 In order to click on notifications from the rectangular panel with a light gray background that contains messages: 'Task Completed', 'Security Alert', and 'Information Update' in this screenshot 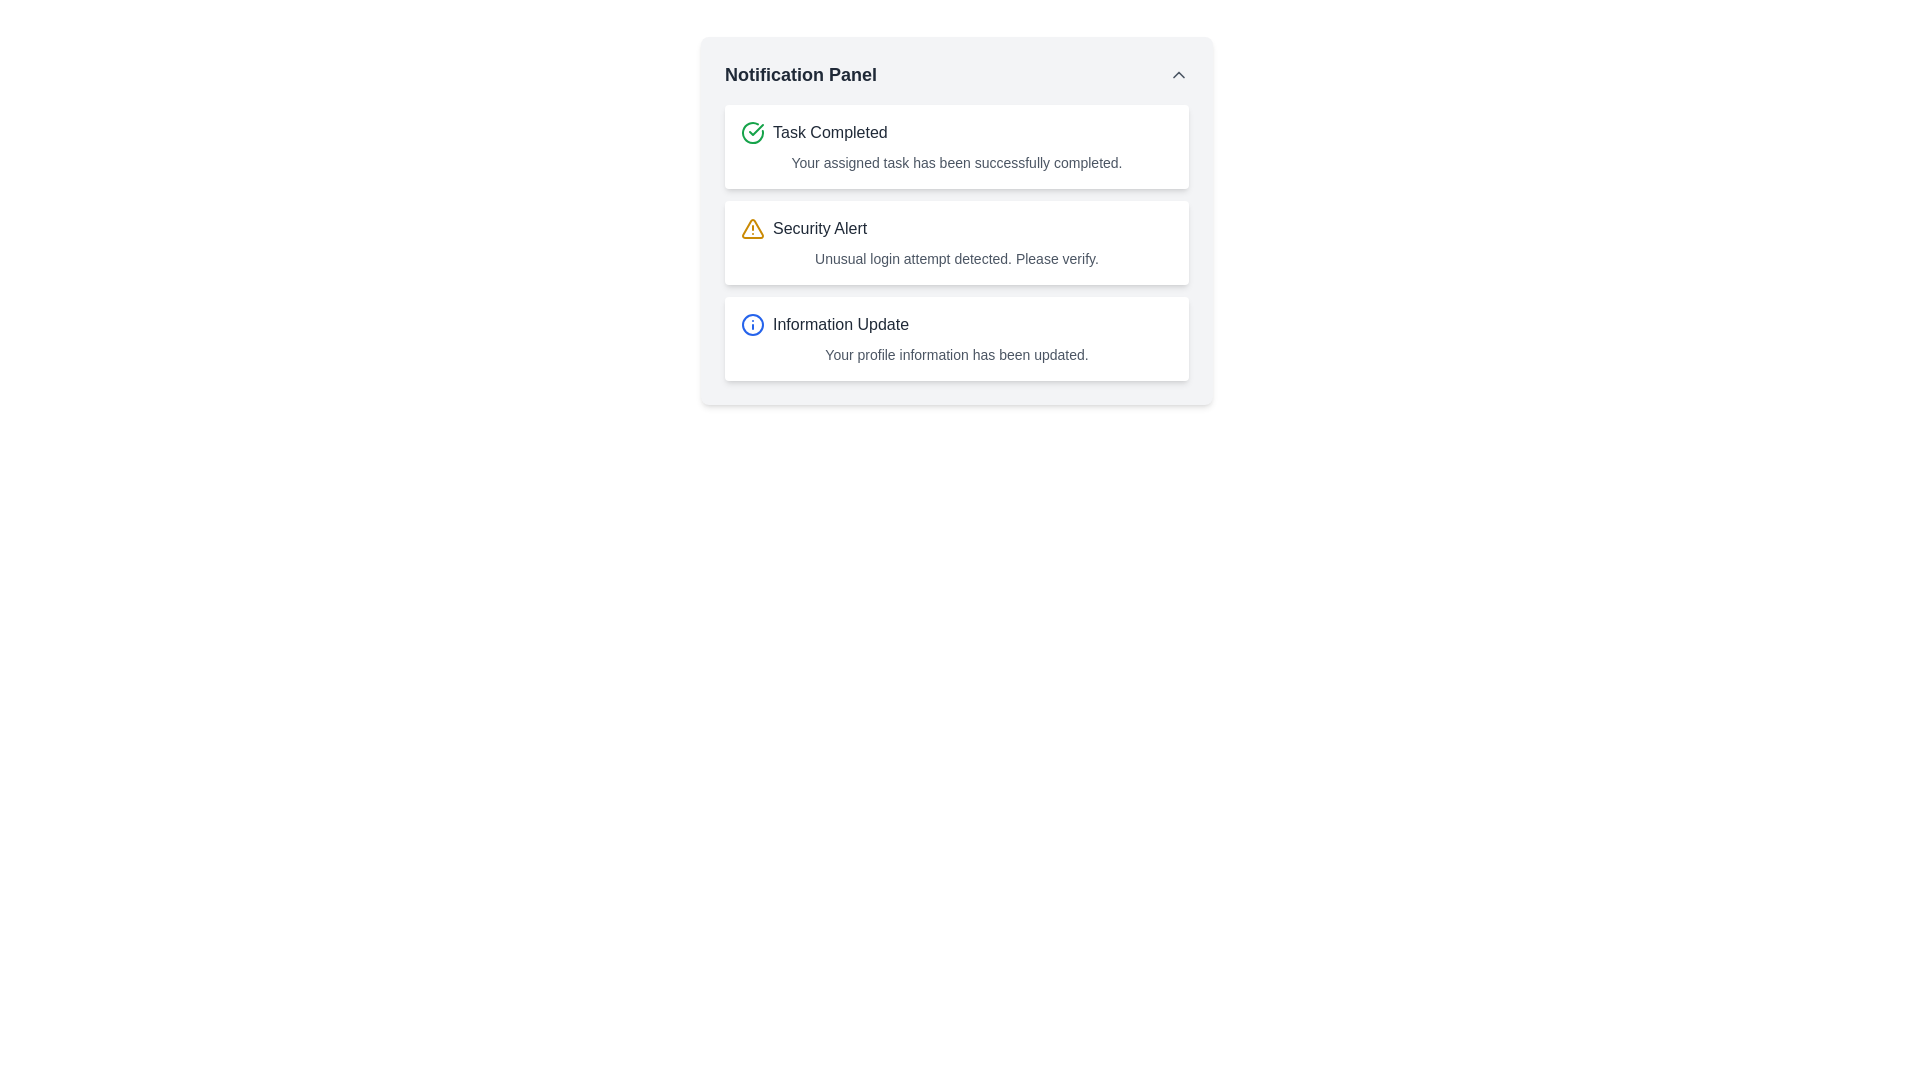, I will do `click(955, 220)`.